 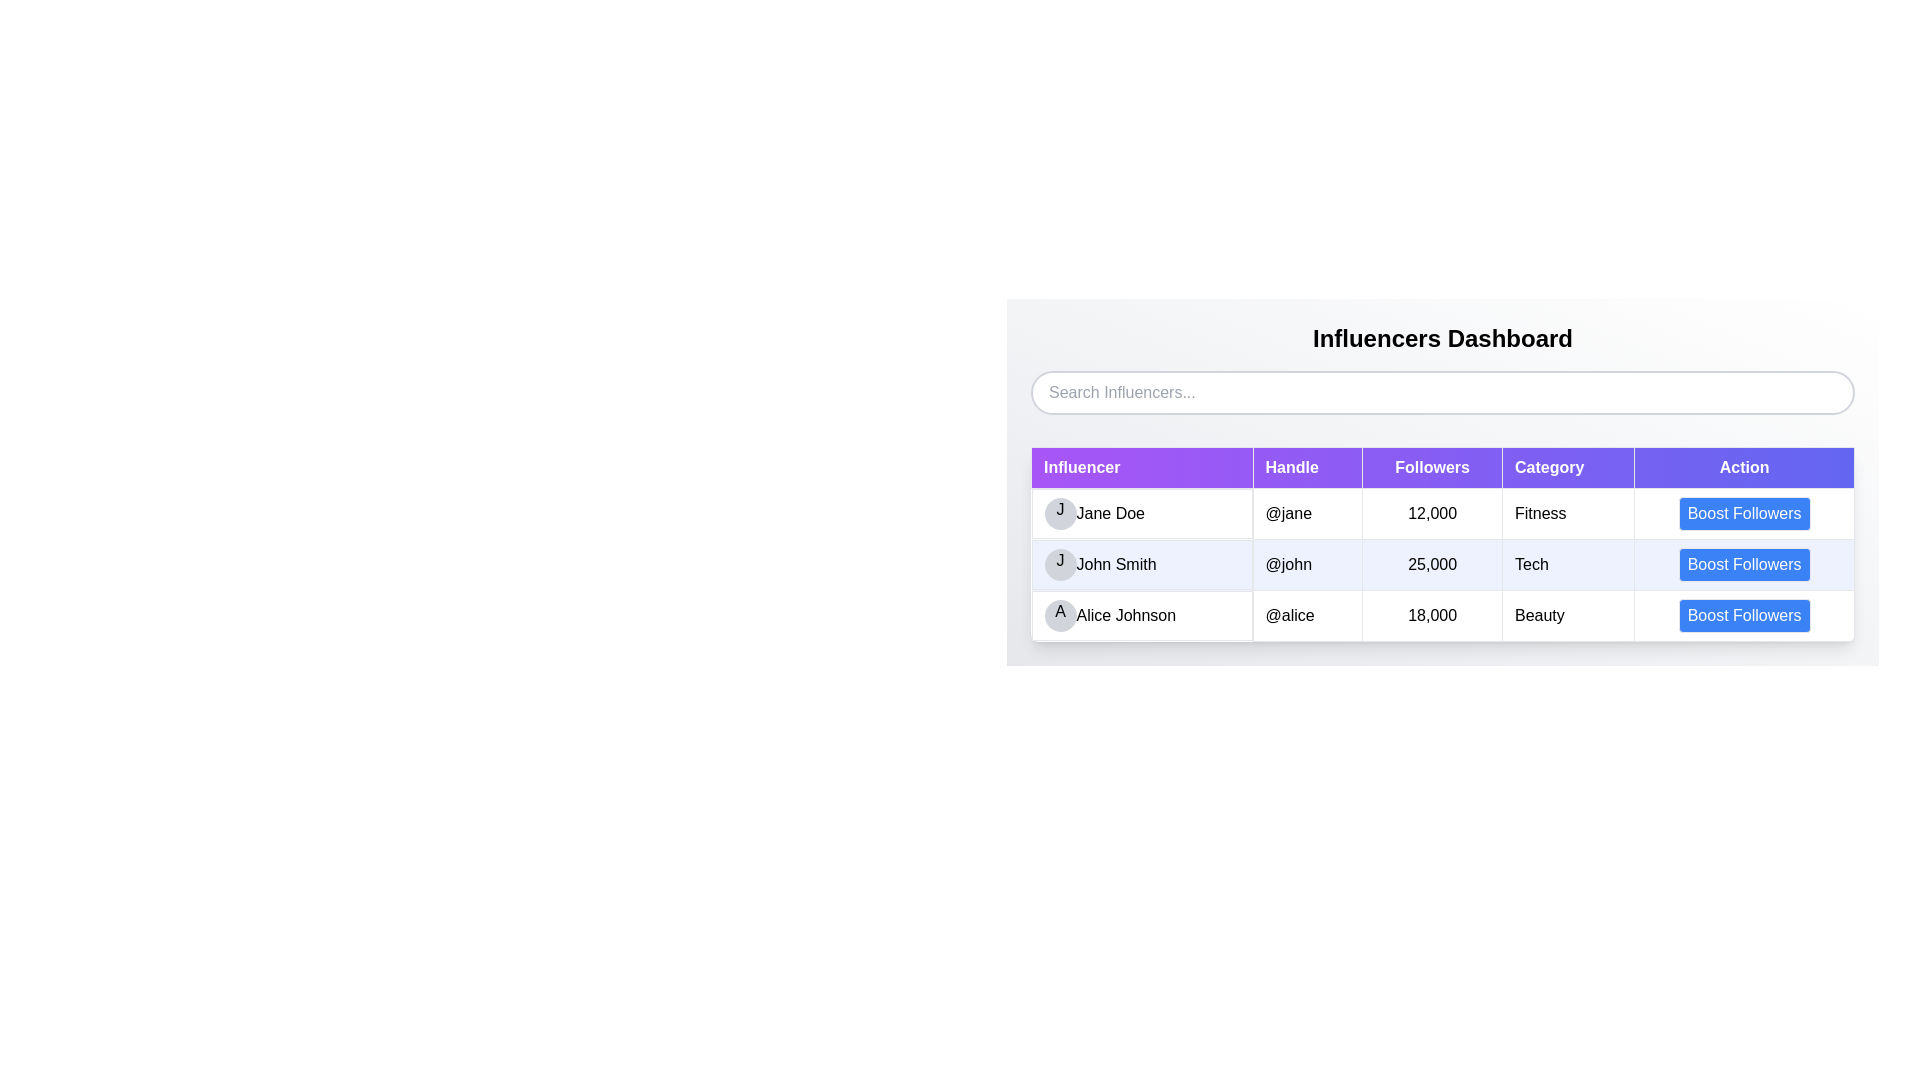 I want to click on table cell displaying the text 'Beauty' located in the third row under the 'Category' column, so click(x=1567, y=615).